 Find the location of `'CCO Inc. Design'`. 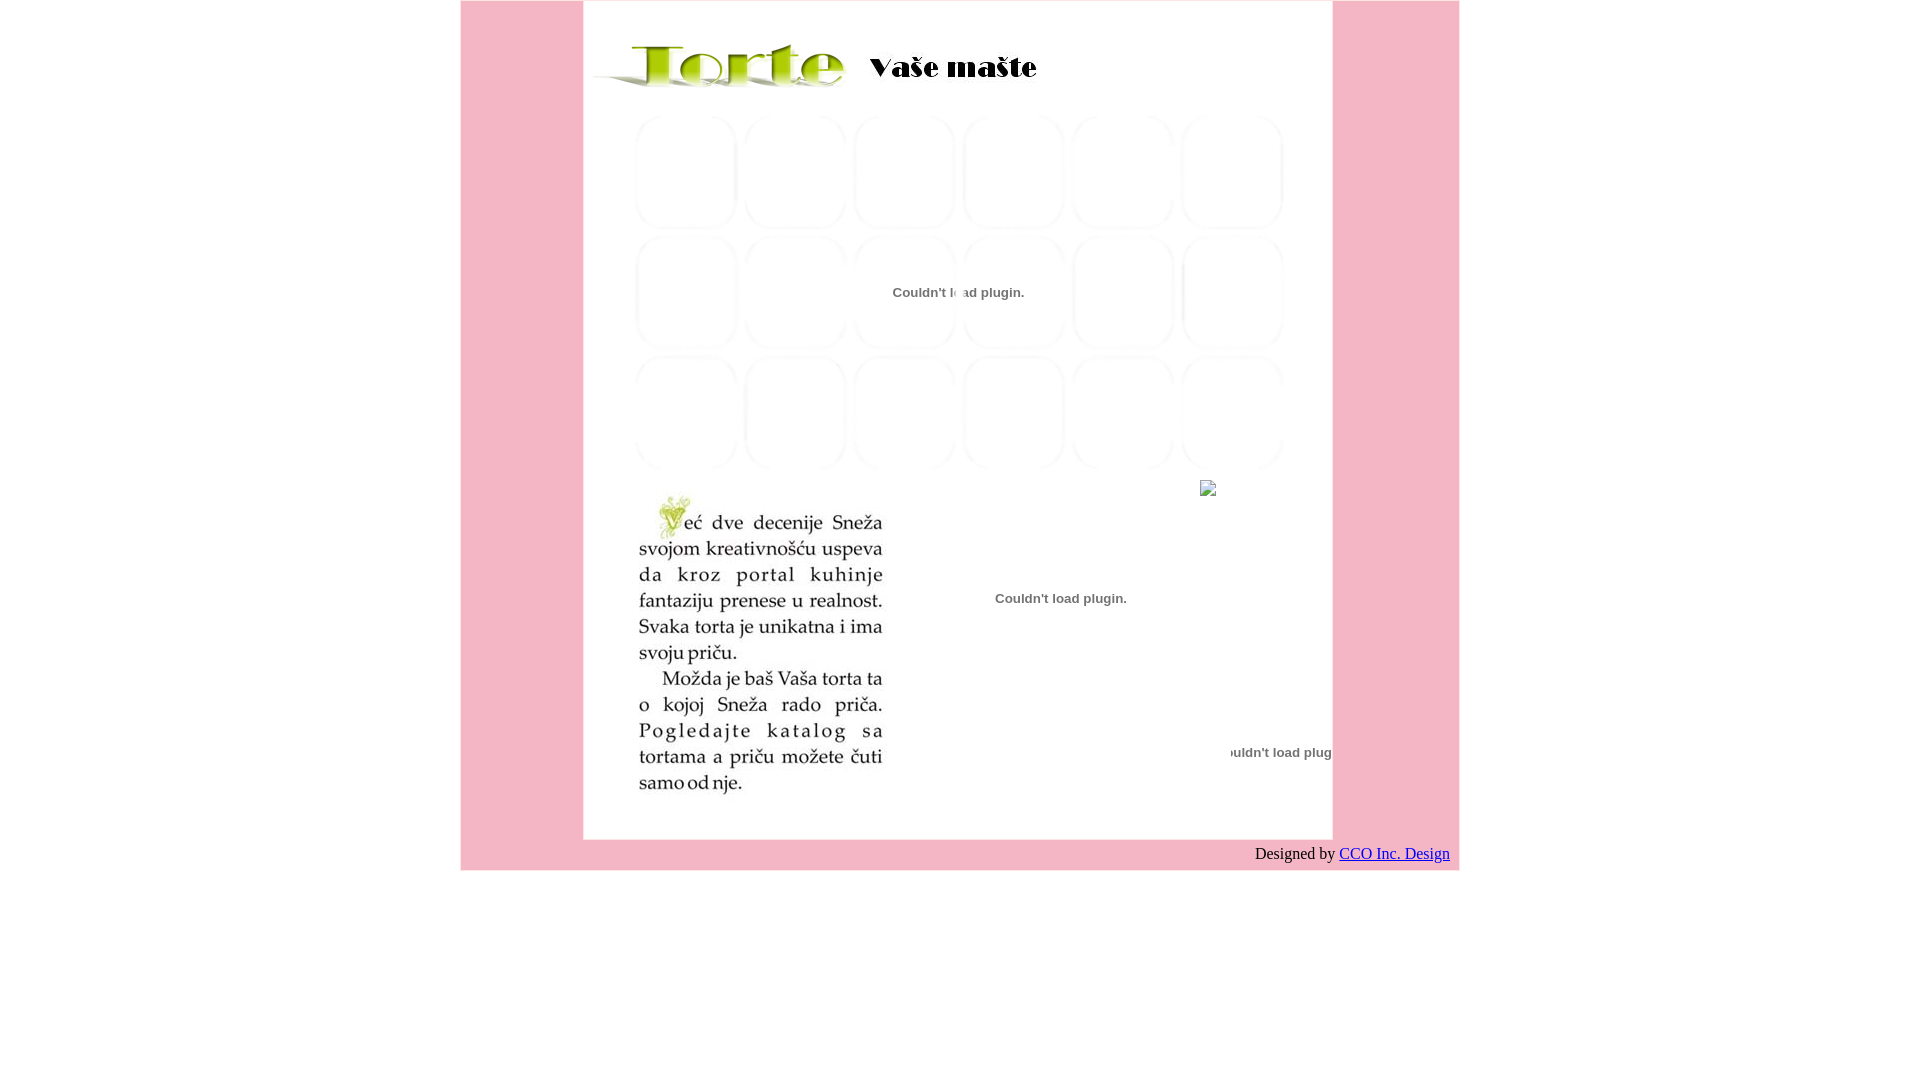

'CCO Inc. Design' is located at coordinates (1339, 853).